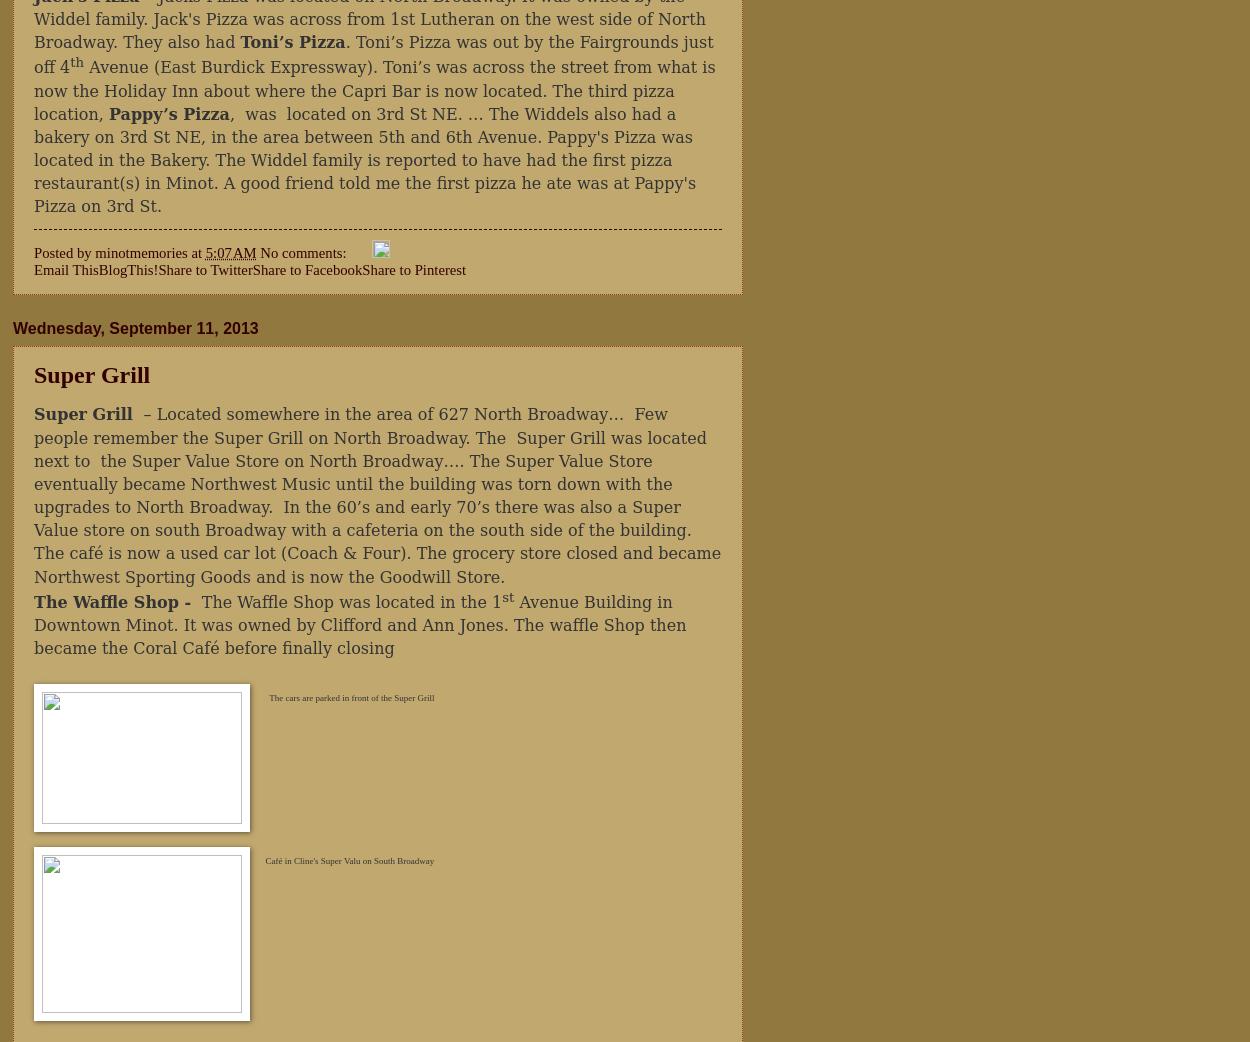  I want to click on '5:07 AM', so click(229, 250).